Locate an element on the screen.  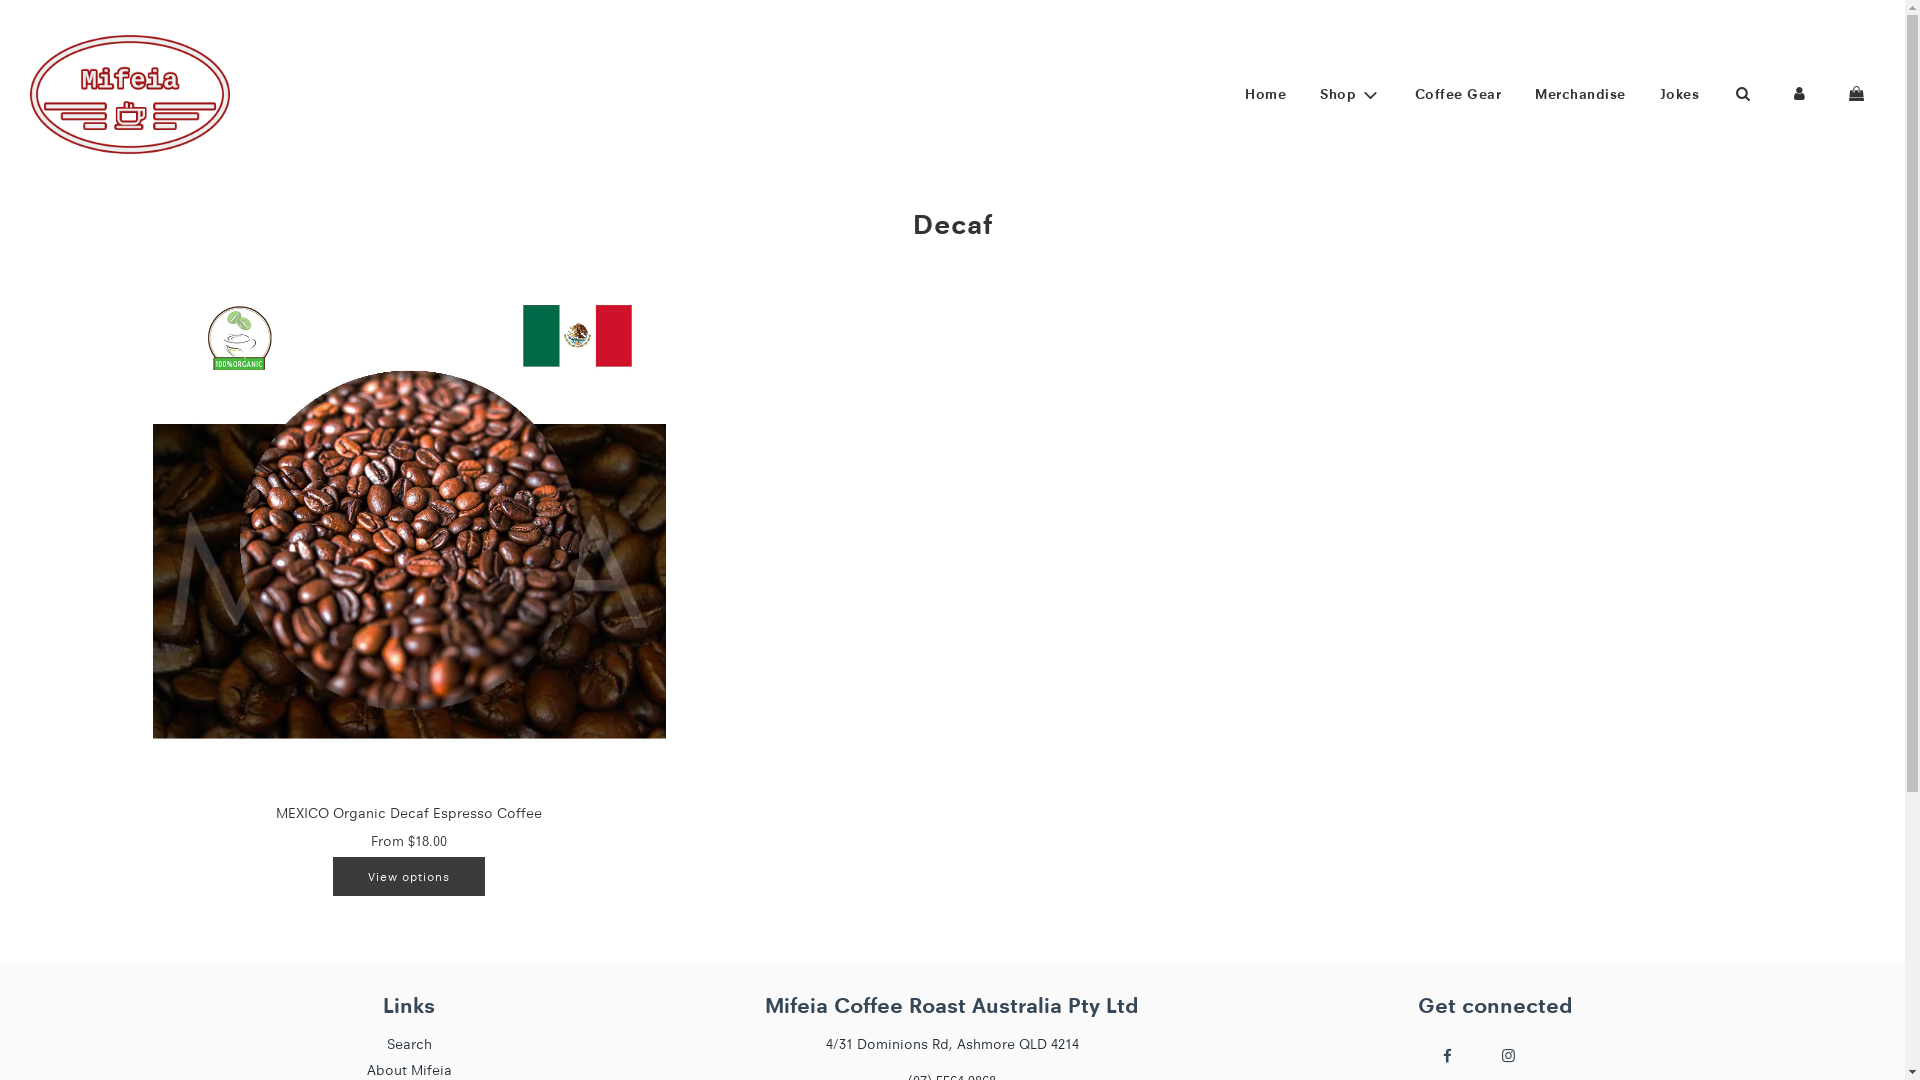
'From $18.00' is located at coordinates (407, 840).